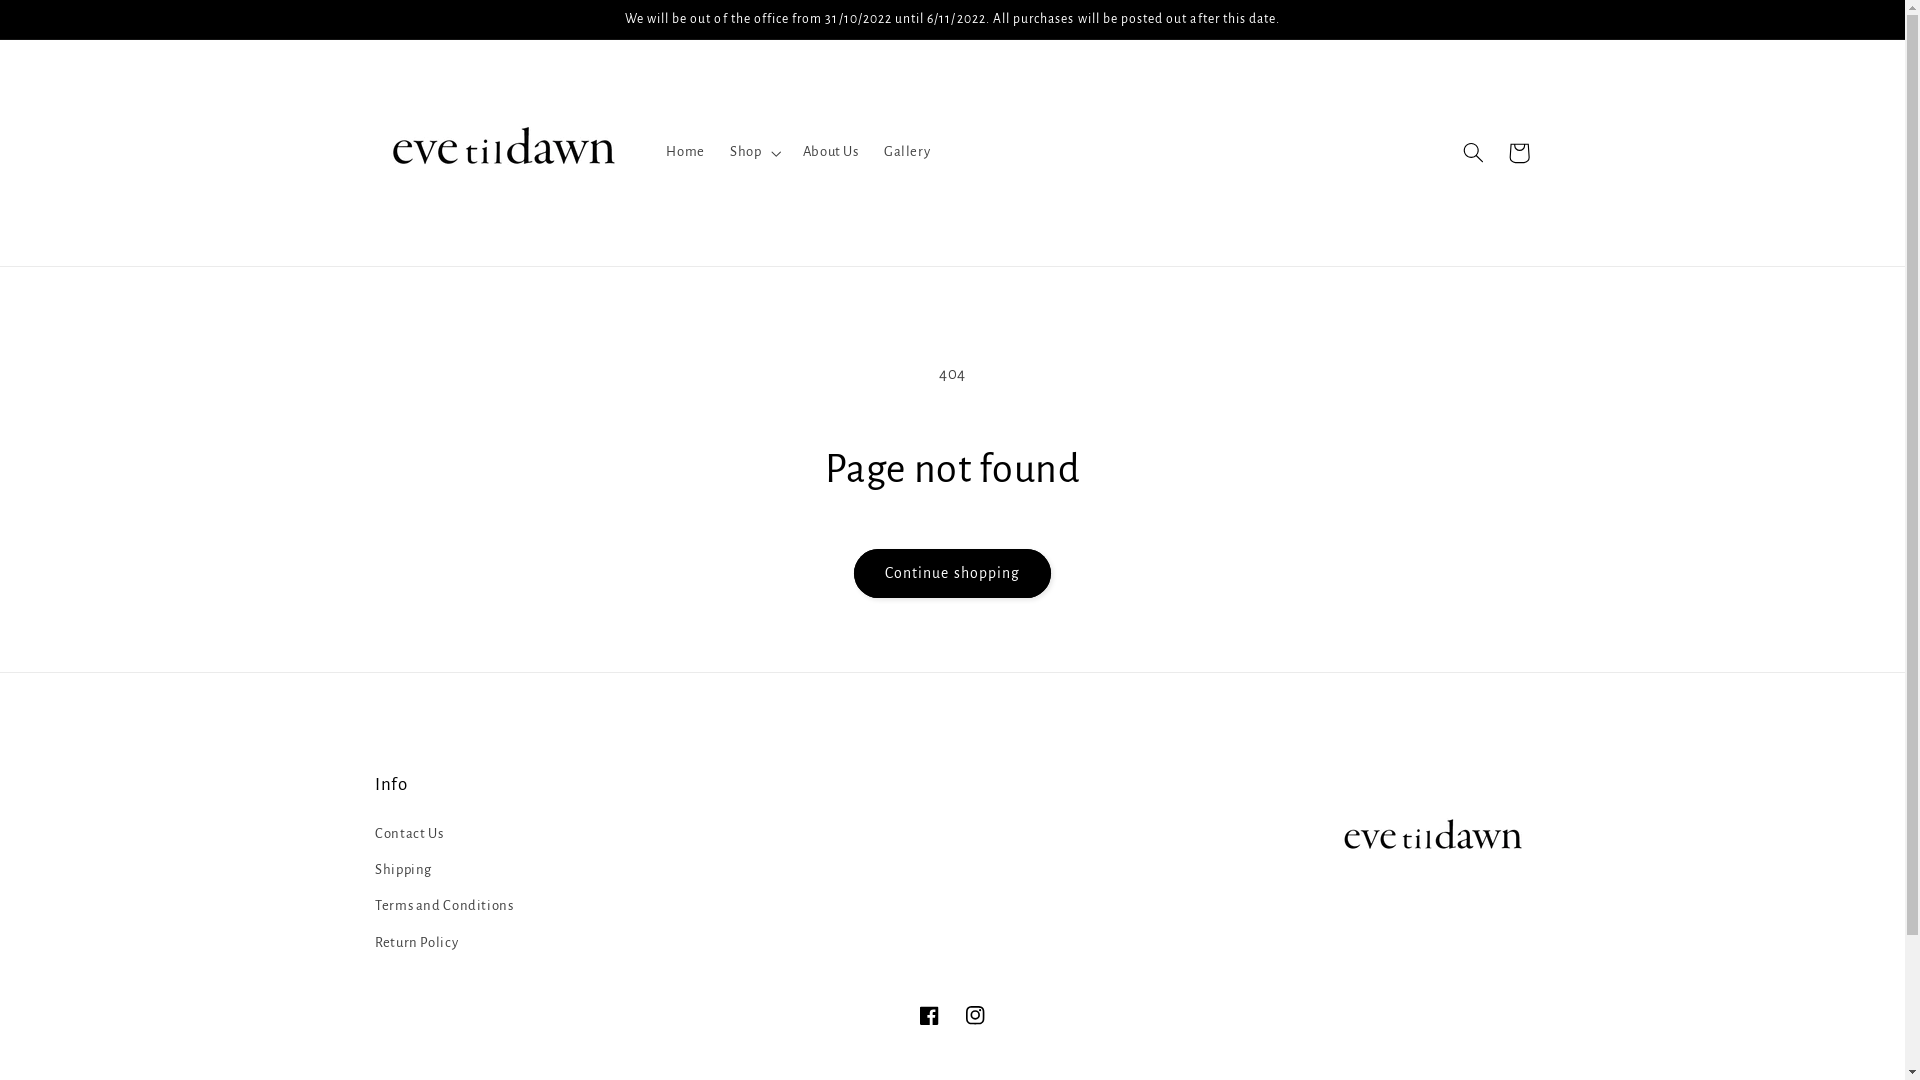 Image resolution: width=1920 pixels, height=1080 pixels. I want to click on 'Gallery', so click(906, 152).